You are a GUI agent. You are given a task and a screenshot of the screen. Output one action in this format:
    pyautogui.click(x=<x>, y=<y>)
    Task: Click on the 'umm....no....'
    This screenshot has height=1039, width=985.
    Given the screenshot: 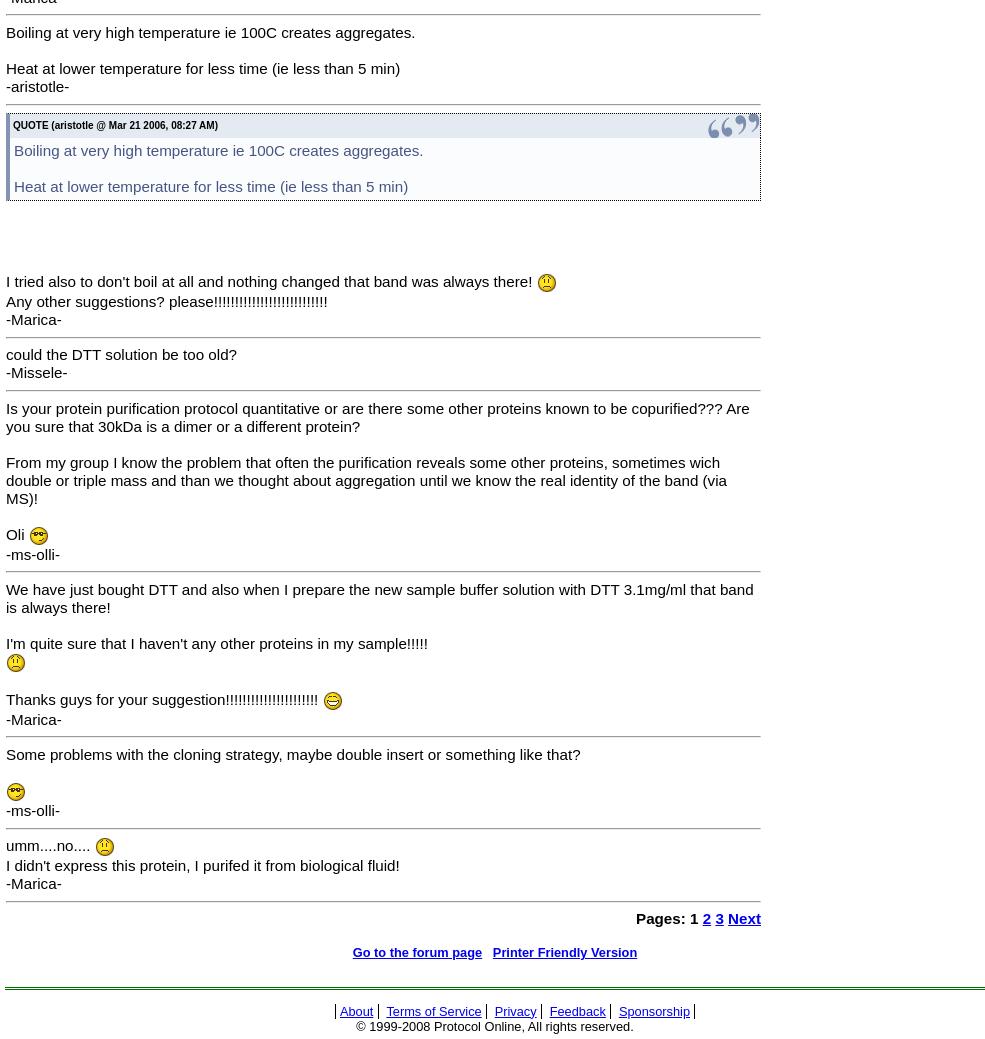 What is the action you would take?
    pyautogui.click(x=49, y=844)
    